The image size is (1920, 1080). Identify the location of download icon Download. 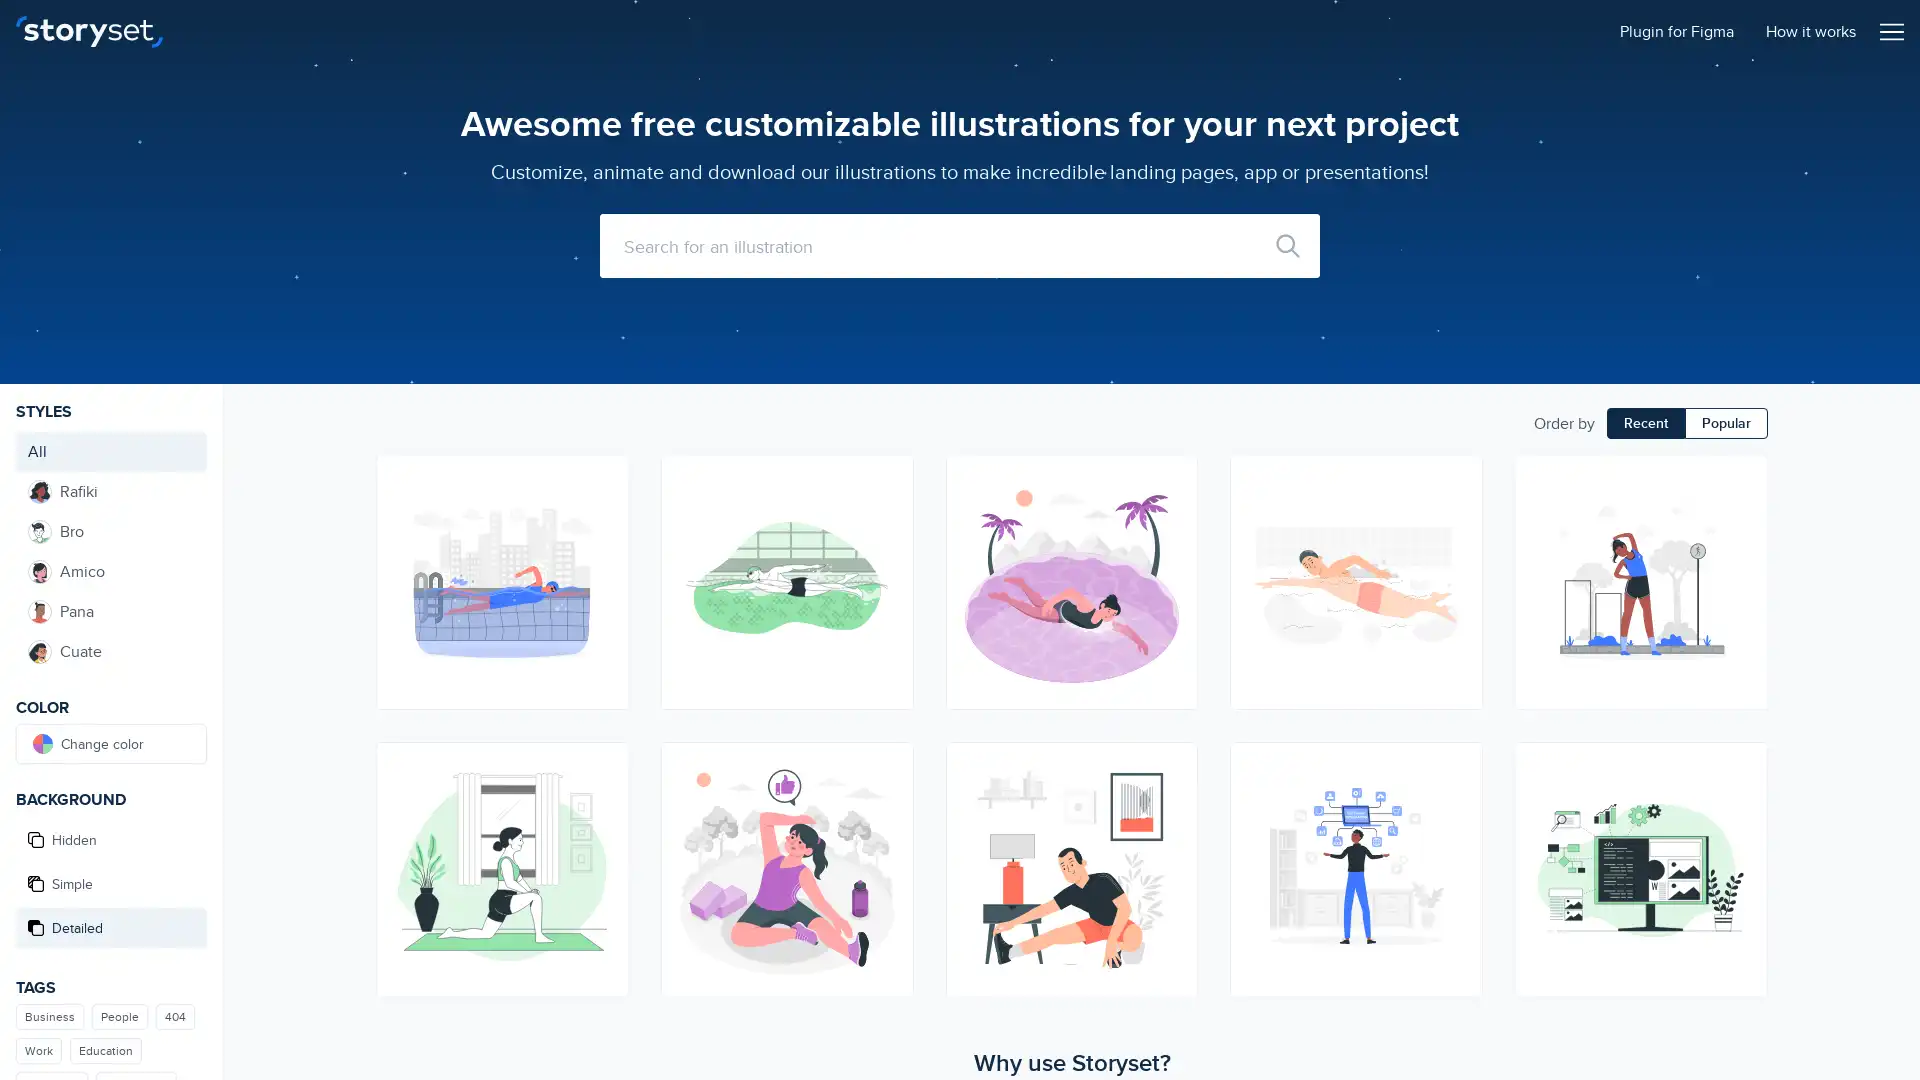
(1458, 801).